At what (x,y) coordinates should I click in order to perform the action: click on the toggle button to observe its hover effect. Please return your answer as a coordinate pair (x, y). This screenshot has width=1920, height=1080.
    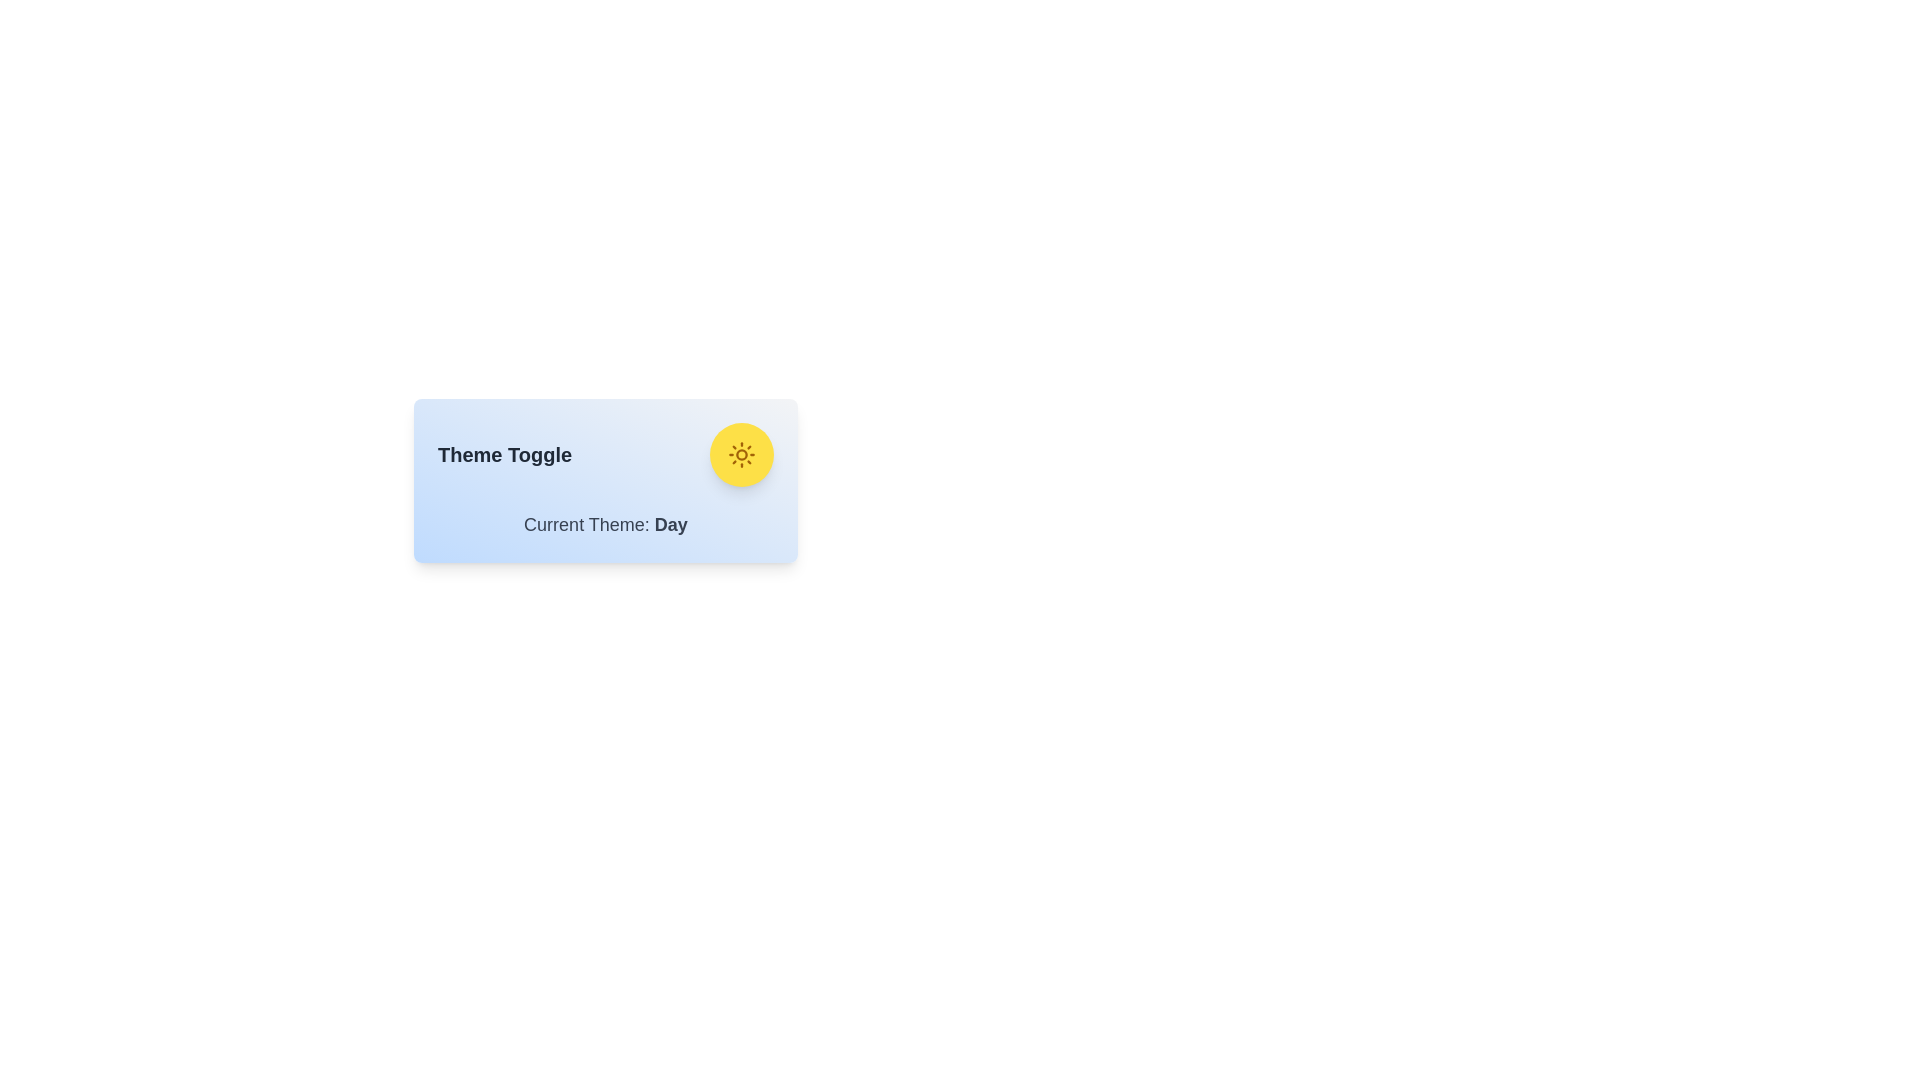
    Looking at the image, I should click on (741, 455).